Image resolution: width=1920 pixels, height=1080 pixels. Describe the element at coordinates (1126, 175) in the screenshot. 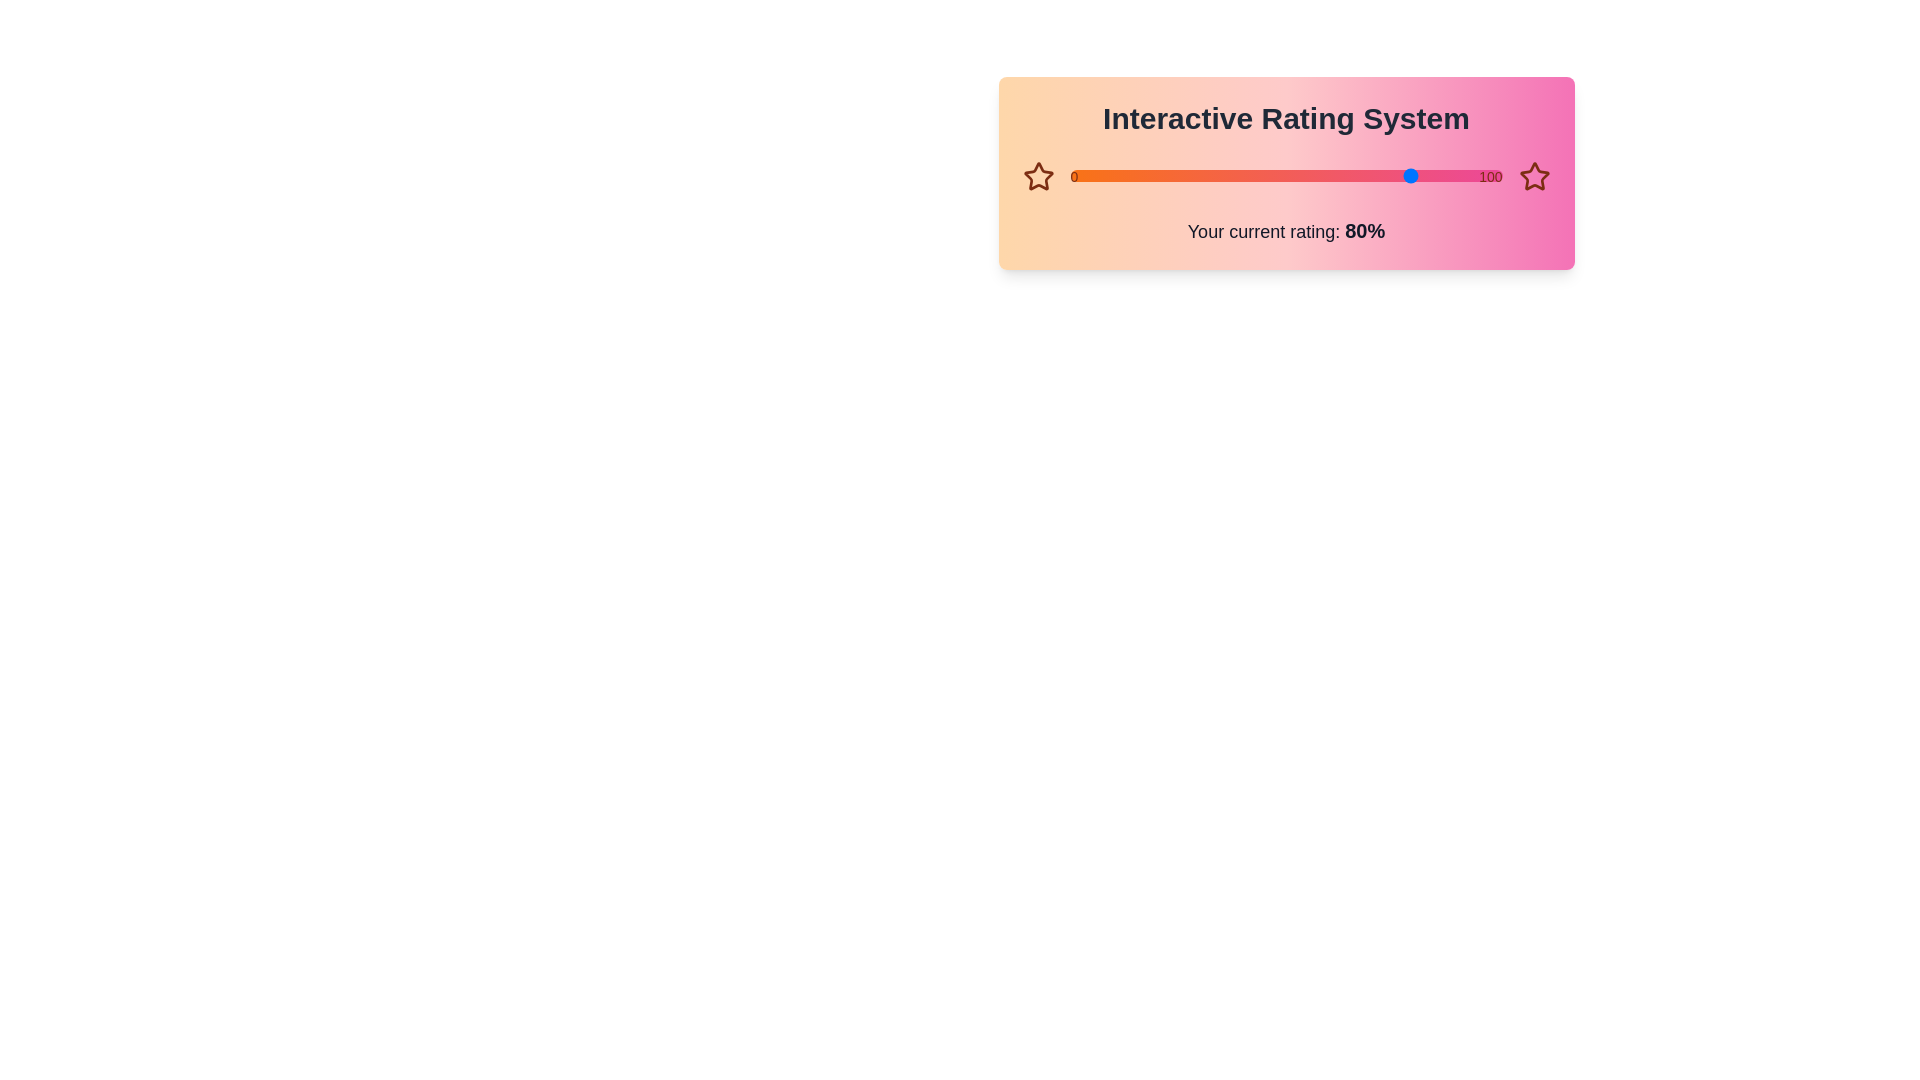

I see `the slider track to set the rating to 13%` at that location.